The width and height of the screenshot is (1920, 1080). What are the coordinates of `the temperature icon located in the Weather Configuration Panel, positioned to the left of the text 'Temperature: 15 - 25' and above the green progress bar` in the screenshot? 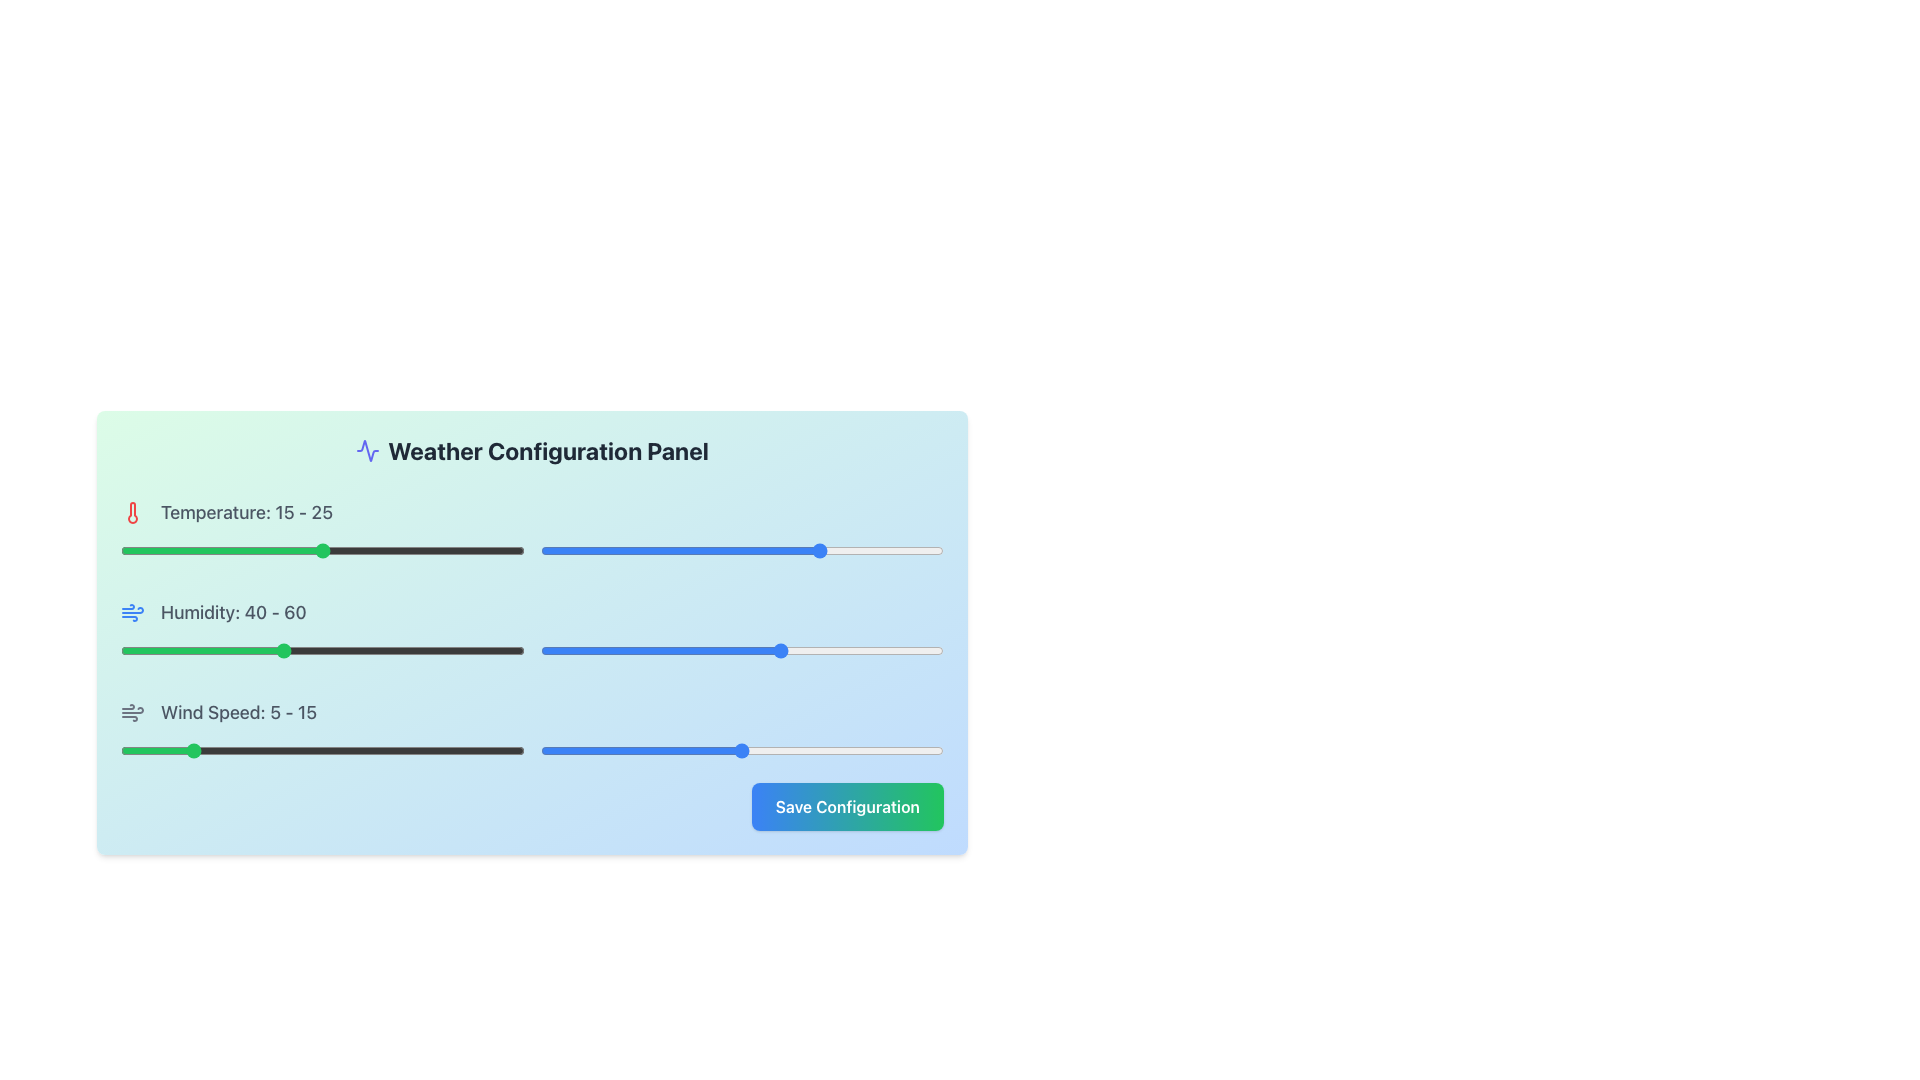 It's located at (132, 512).